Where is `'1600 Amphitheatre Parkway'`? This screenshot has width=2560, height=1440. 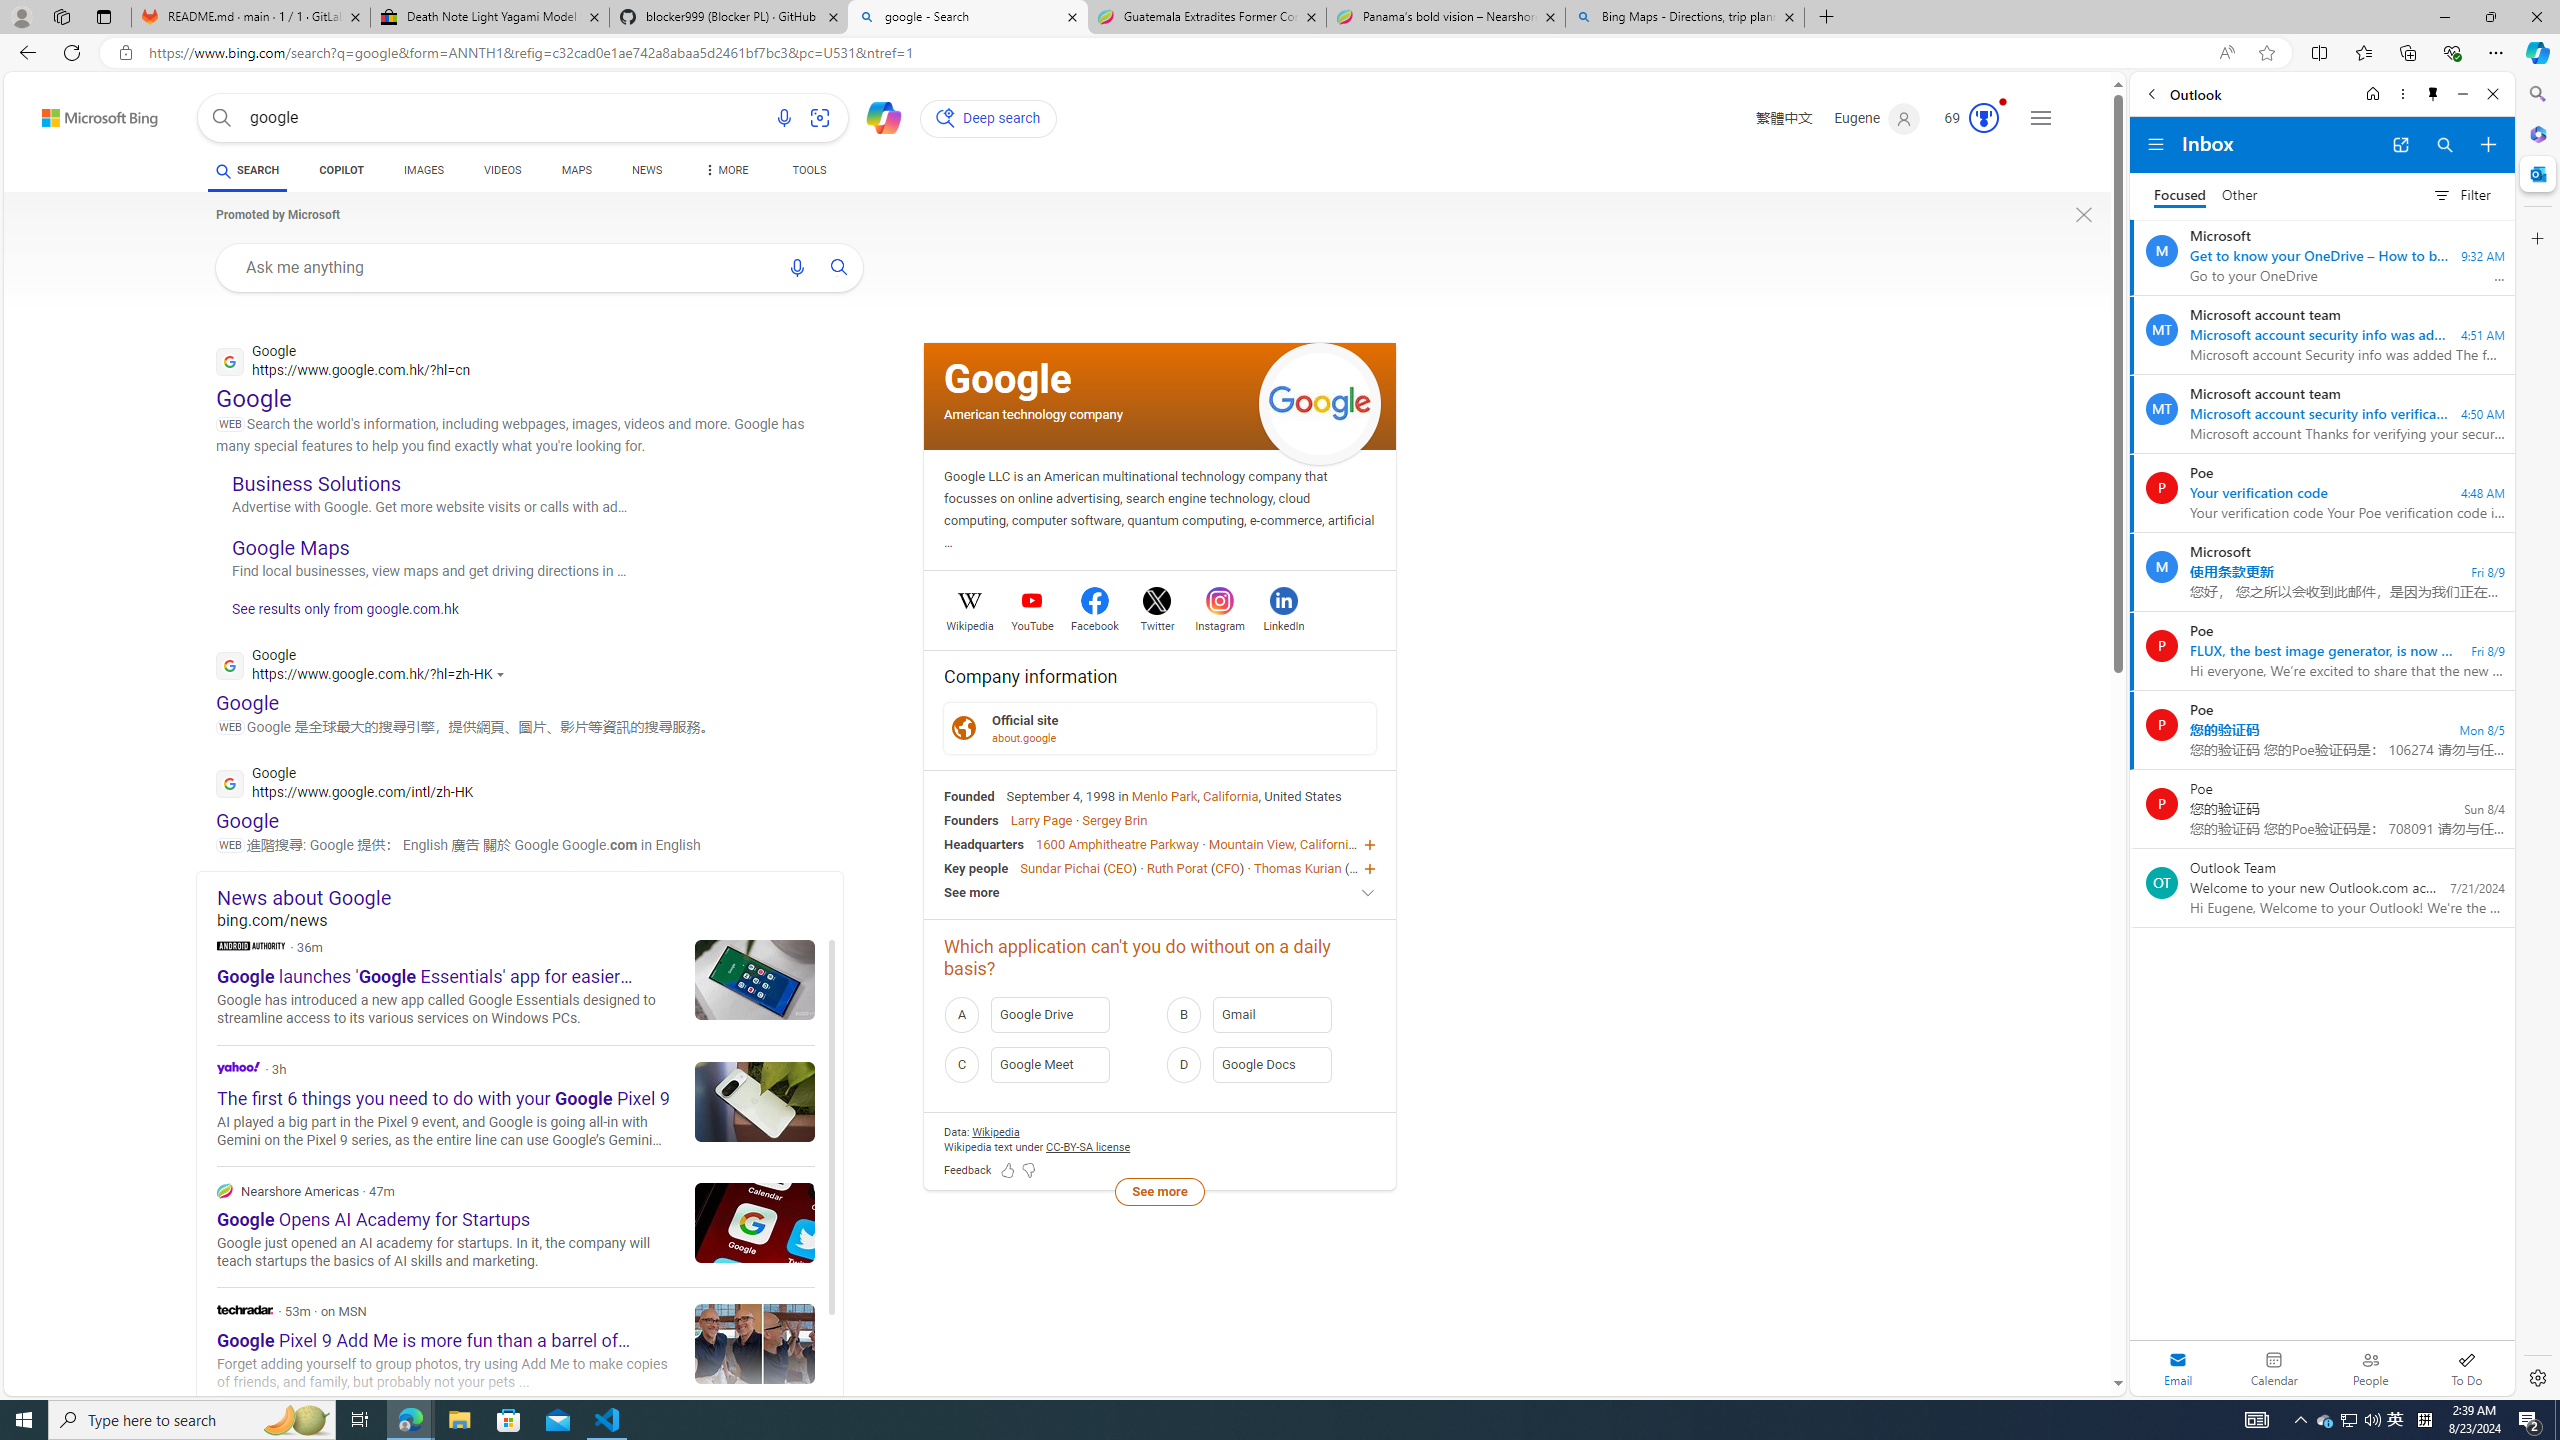
'1600 Amphitheatre Parkway' is located at coordinates (1116, 843).